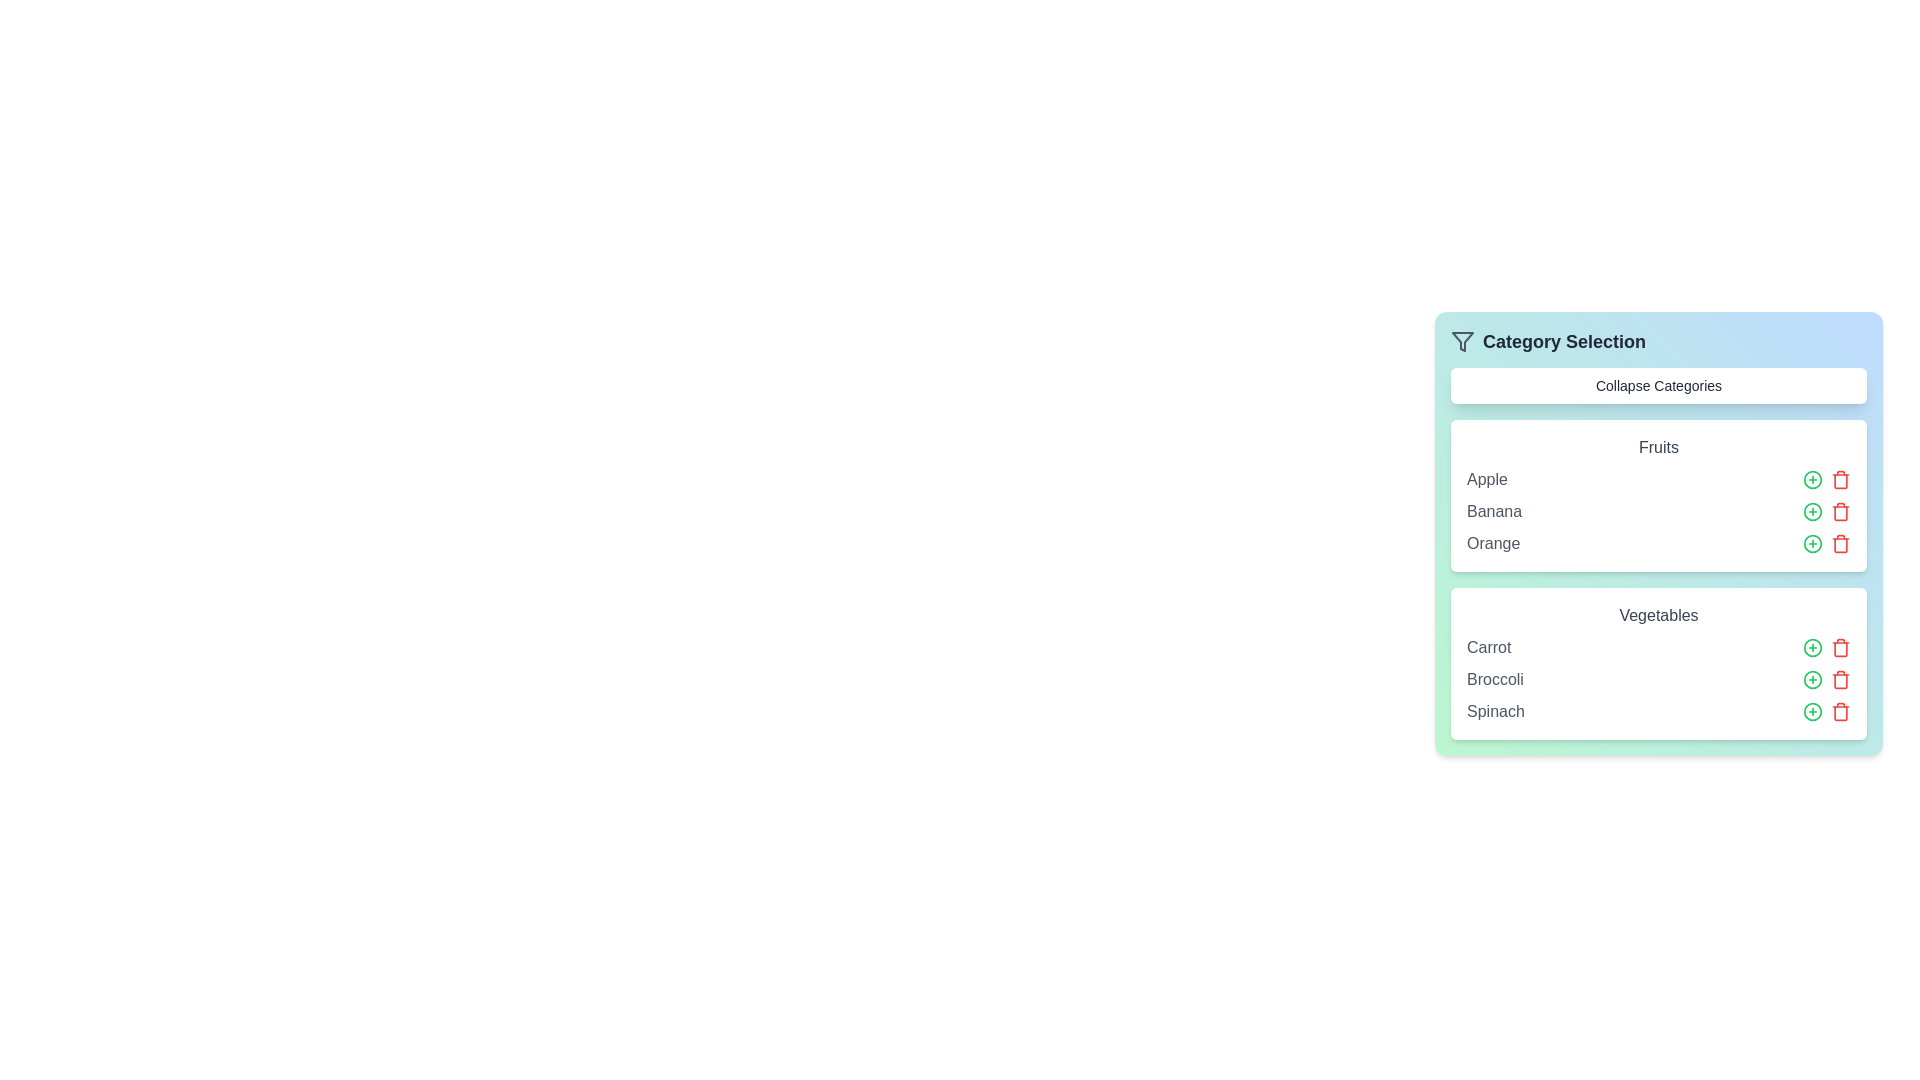  I want to click on the green '+' button next to the item Orange to add it to the selected list, so click(1813, 543).